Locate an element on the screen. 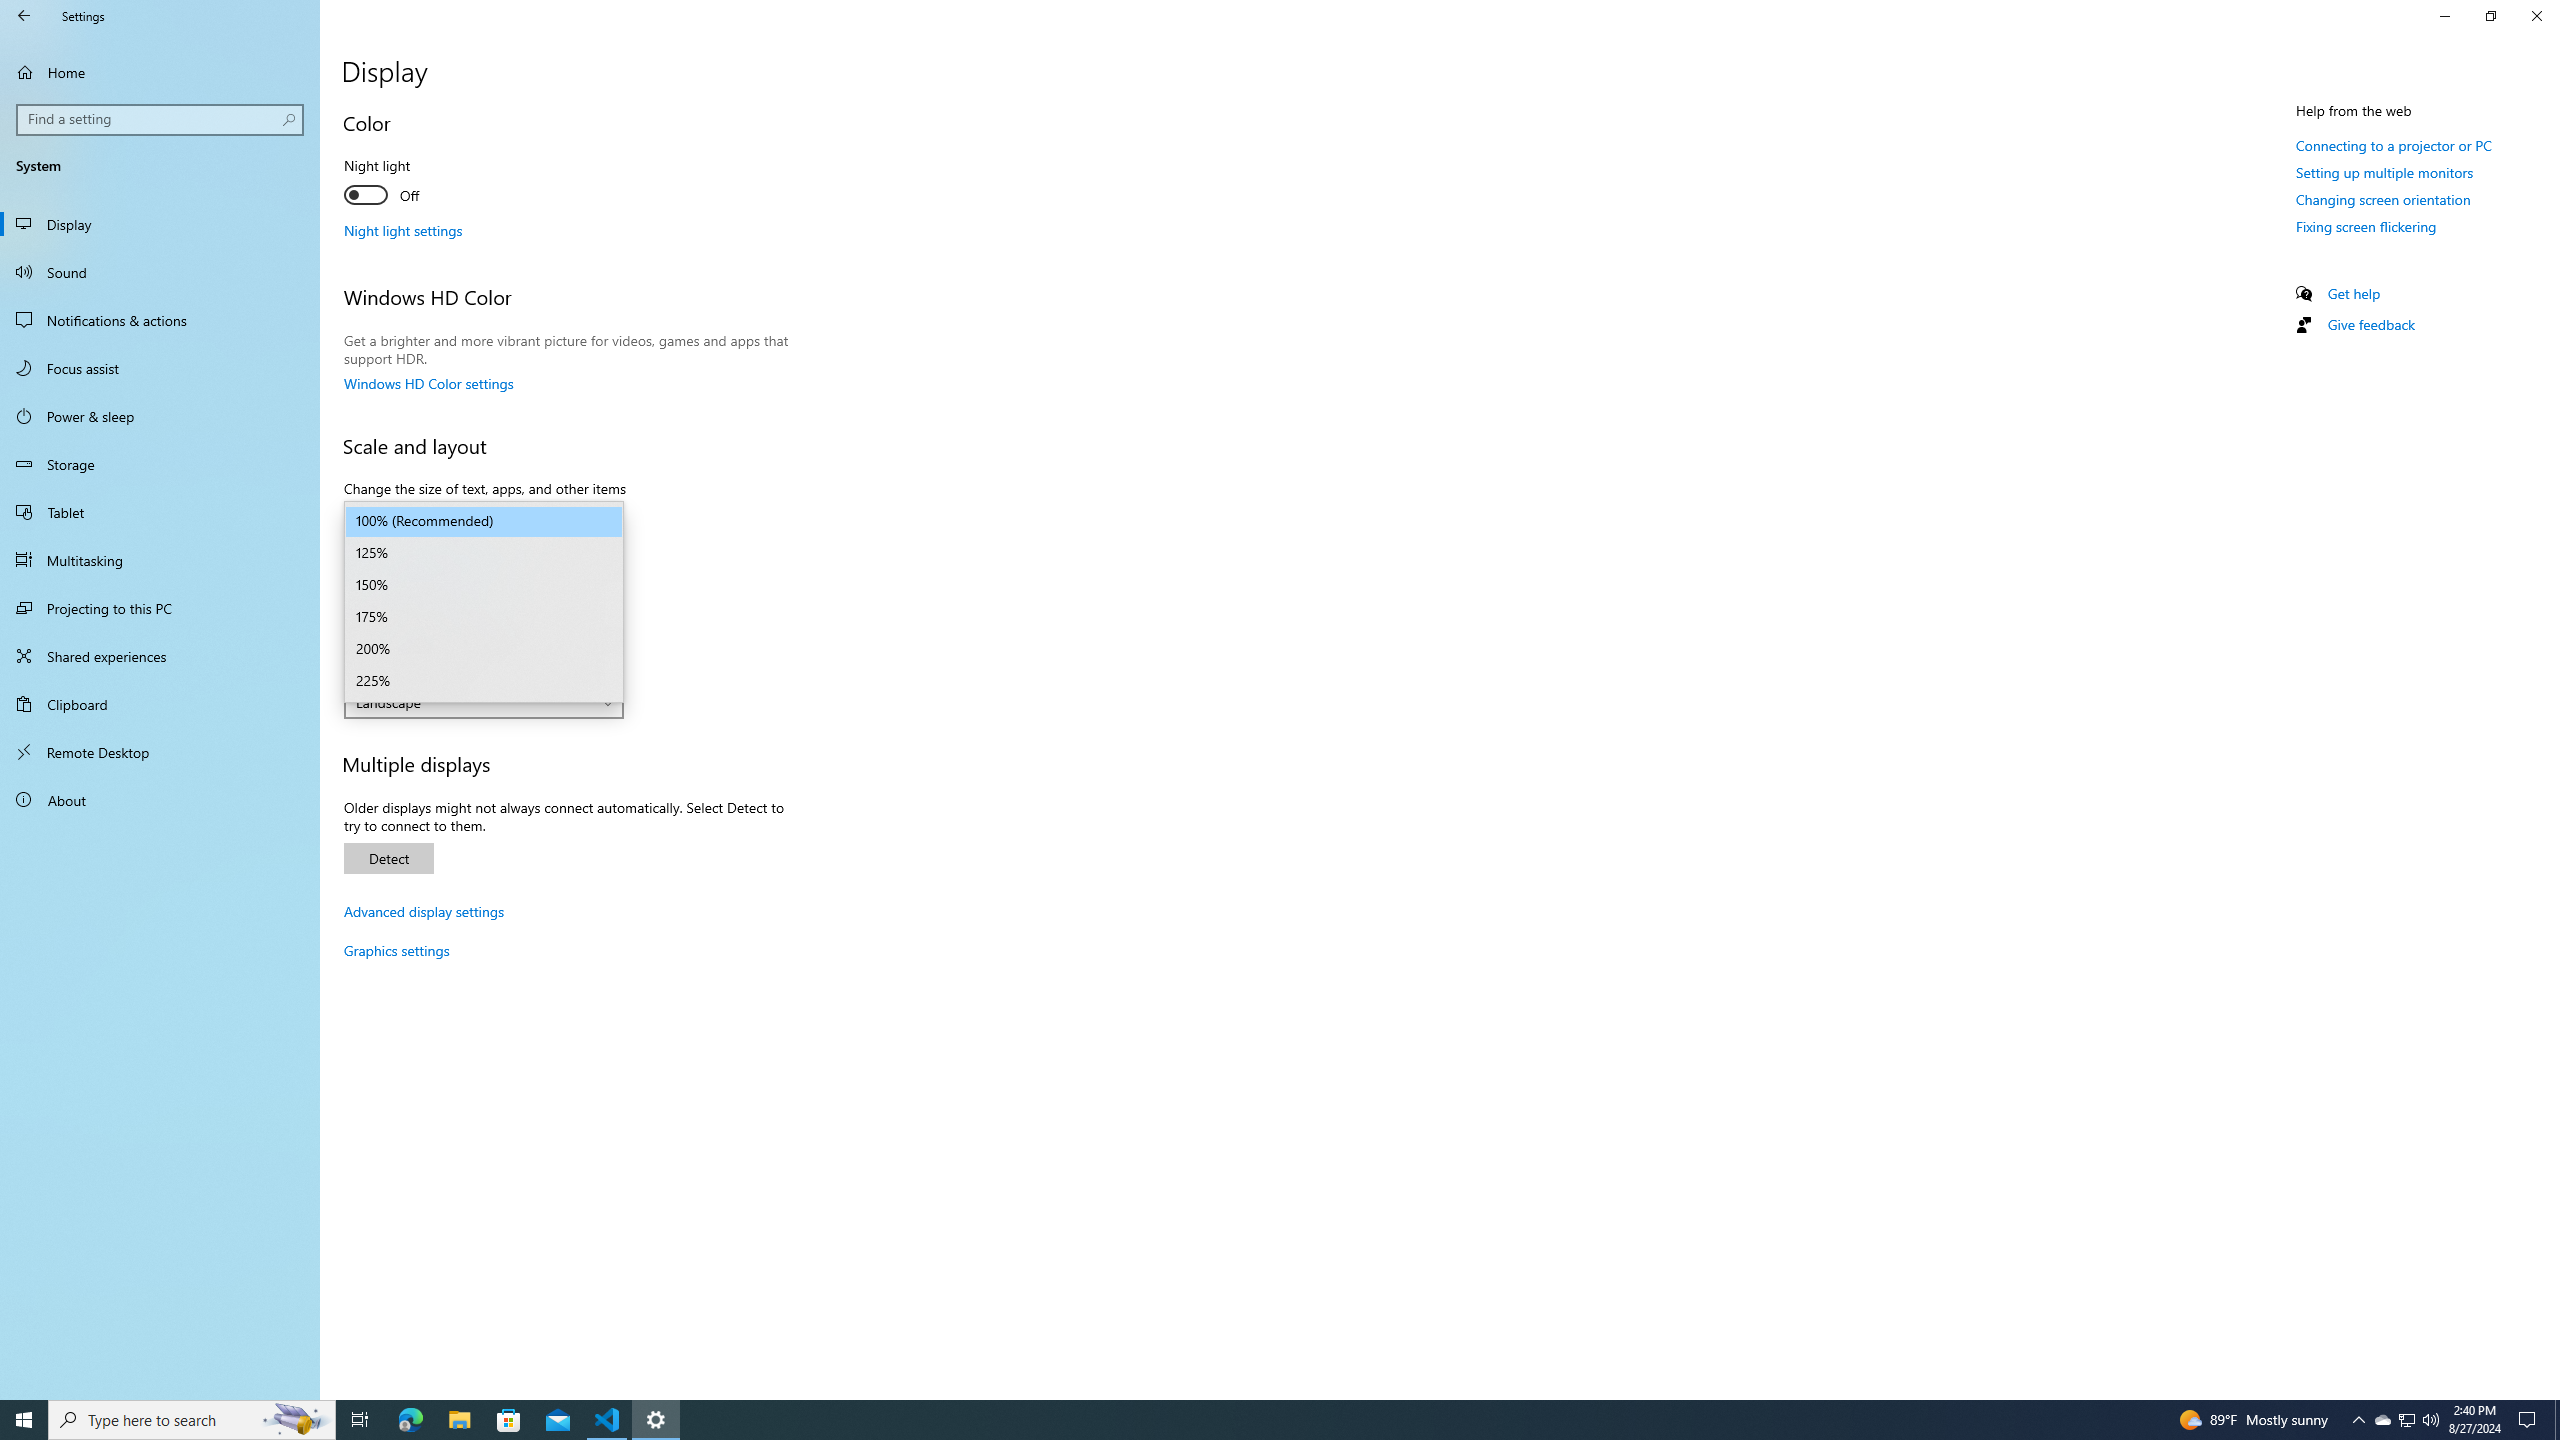 Image resolution: width=2560 pixels, height=1440 pixels. 'Give feedback' is located at coordinates (2369, 323).